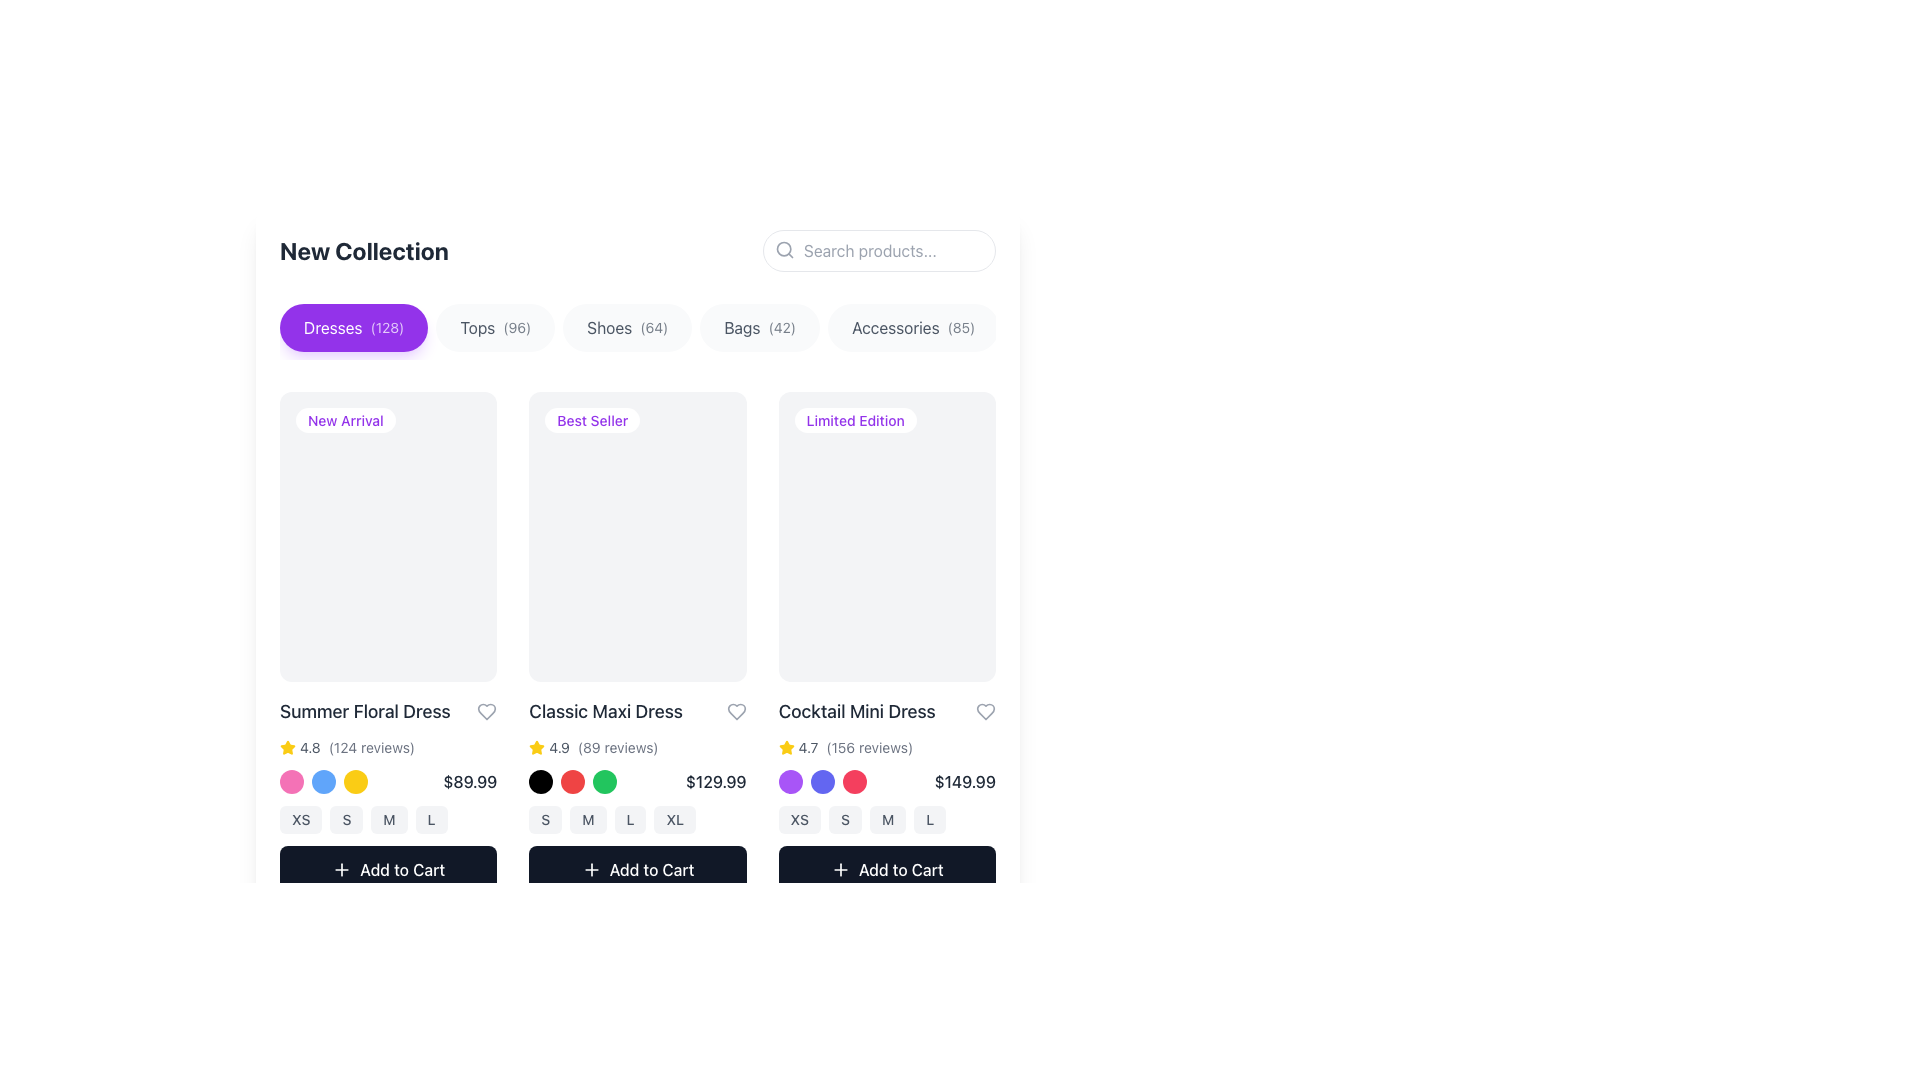 Image resolution: width=1920 pixels, height=1080 pixels. Describe the element at coordinates (675, 819) in the screenshot. I see `the 'XL' size selection button for the 'Classic Maxi Dress' product` at that location.